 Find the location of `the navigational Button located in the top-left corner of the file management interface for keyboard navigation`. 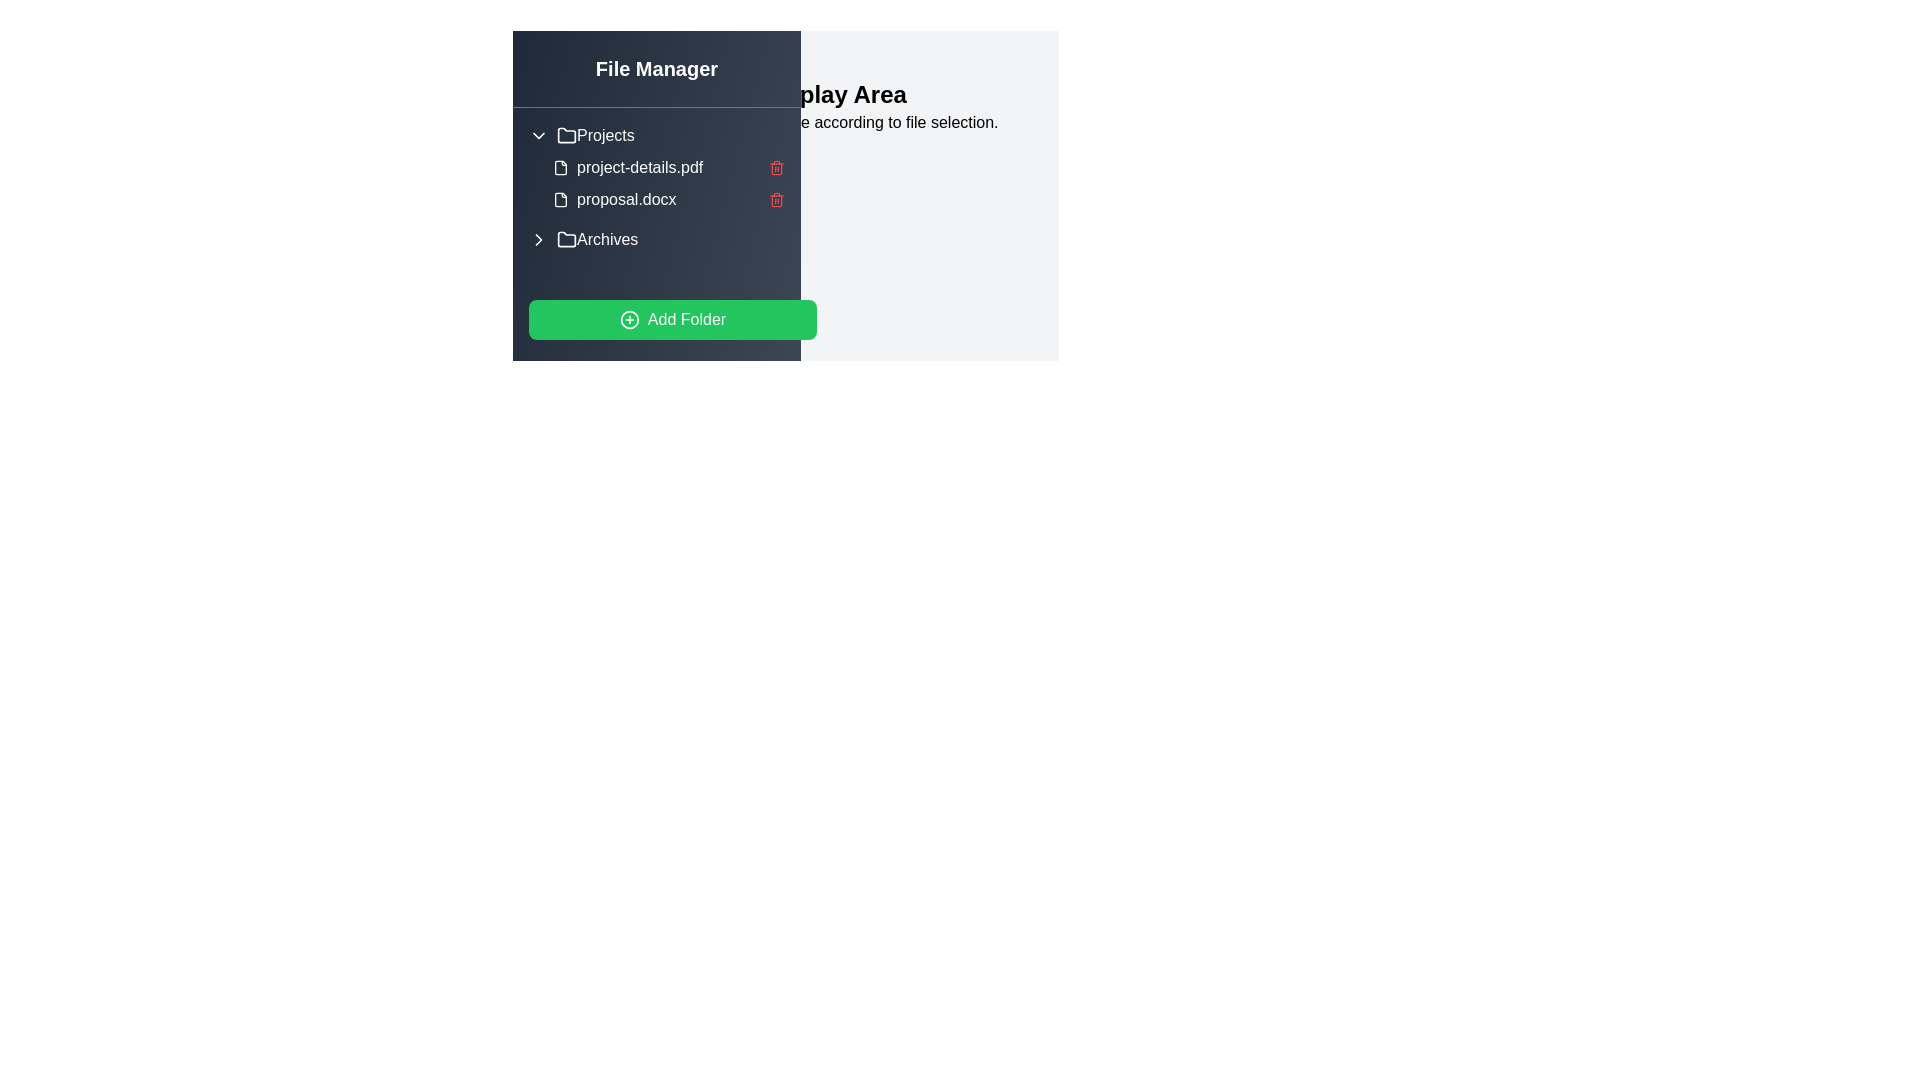

the navigational Button located in the top-left corner of the file management interface for keyboard navigation is located at coordinates (556, 73).